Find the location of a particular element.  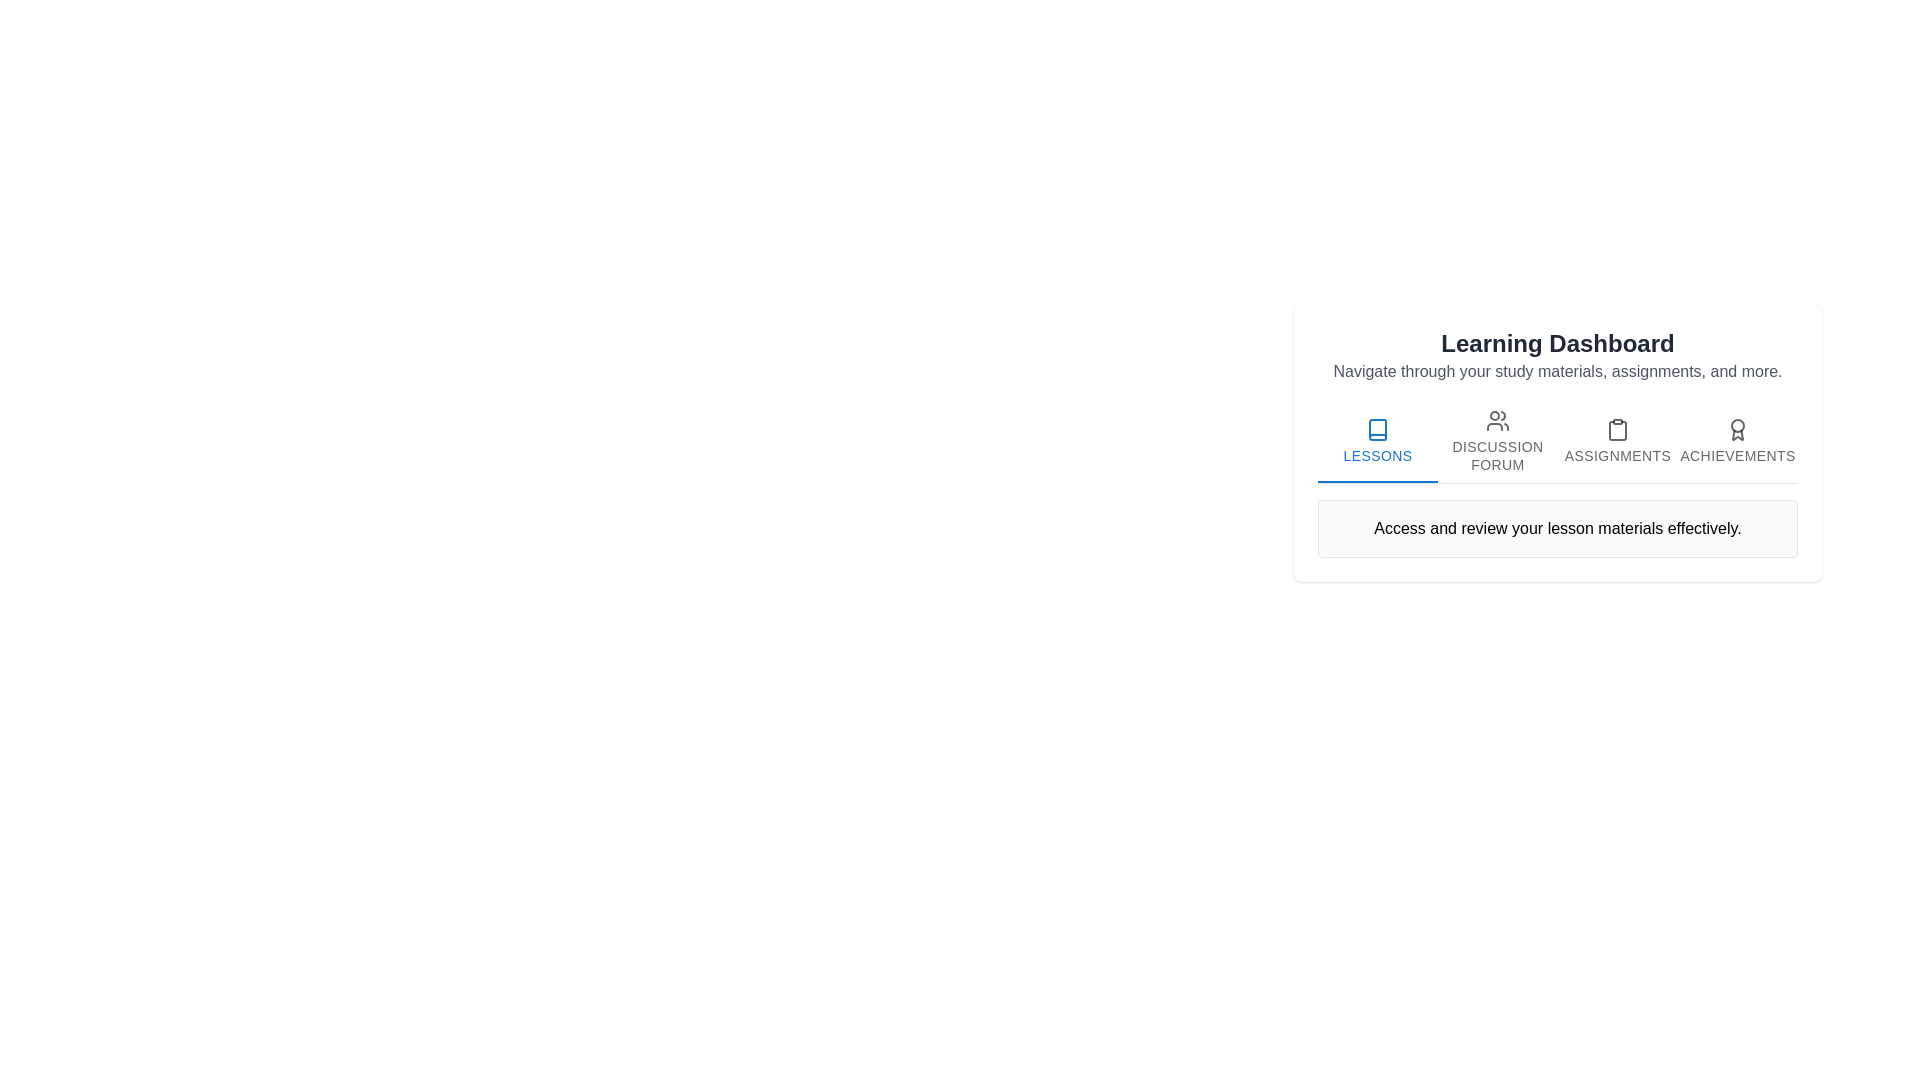

the 'Learning Dashboard' heading text element, which is displayed in bold and larger size compared to nearby text, located at the top of a card-like interface is located at coordinates (1557, 342).